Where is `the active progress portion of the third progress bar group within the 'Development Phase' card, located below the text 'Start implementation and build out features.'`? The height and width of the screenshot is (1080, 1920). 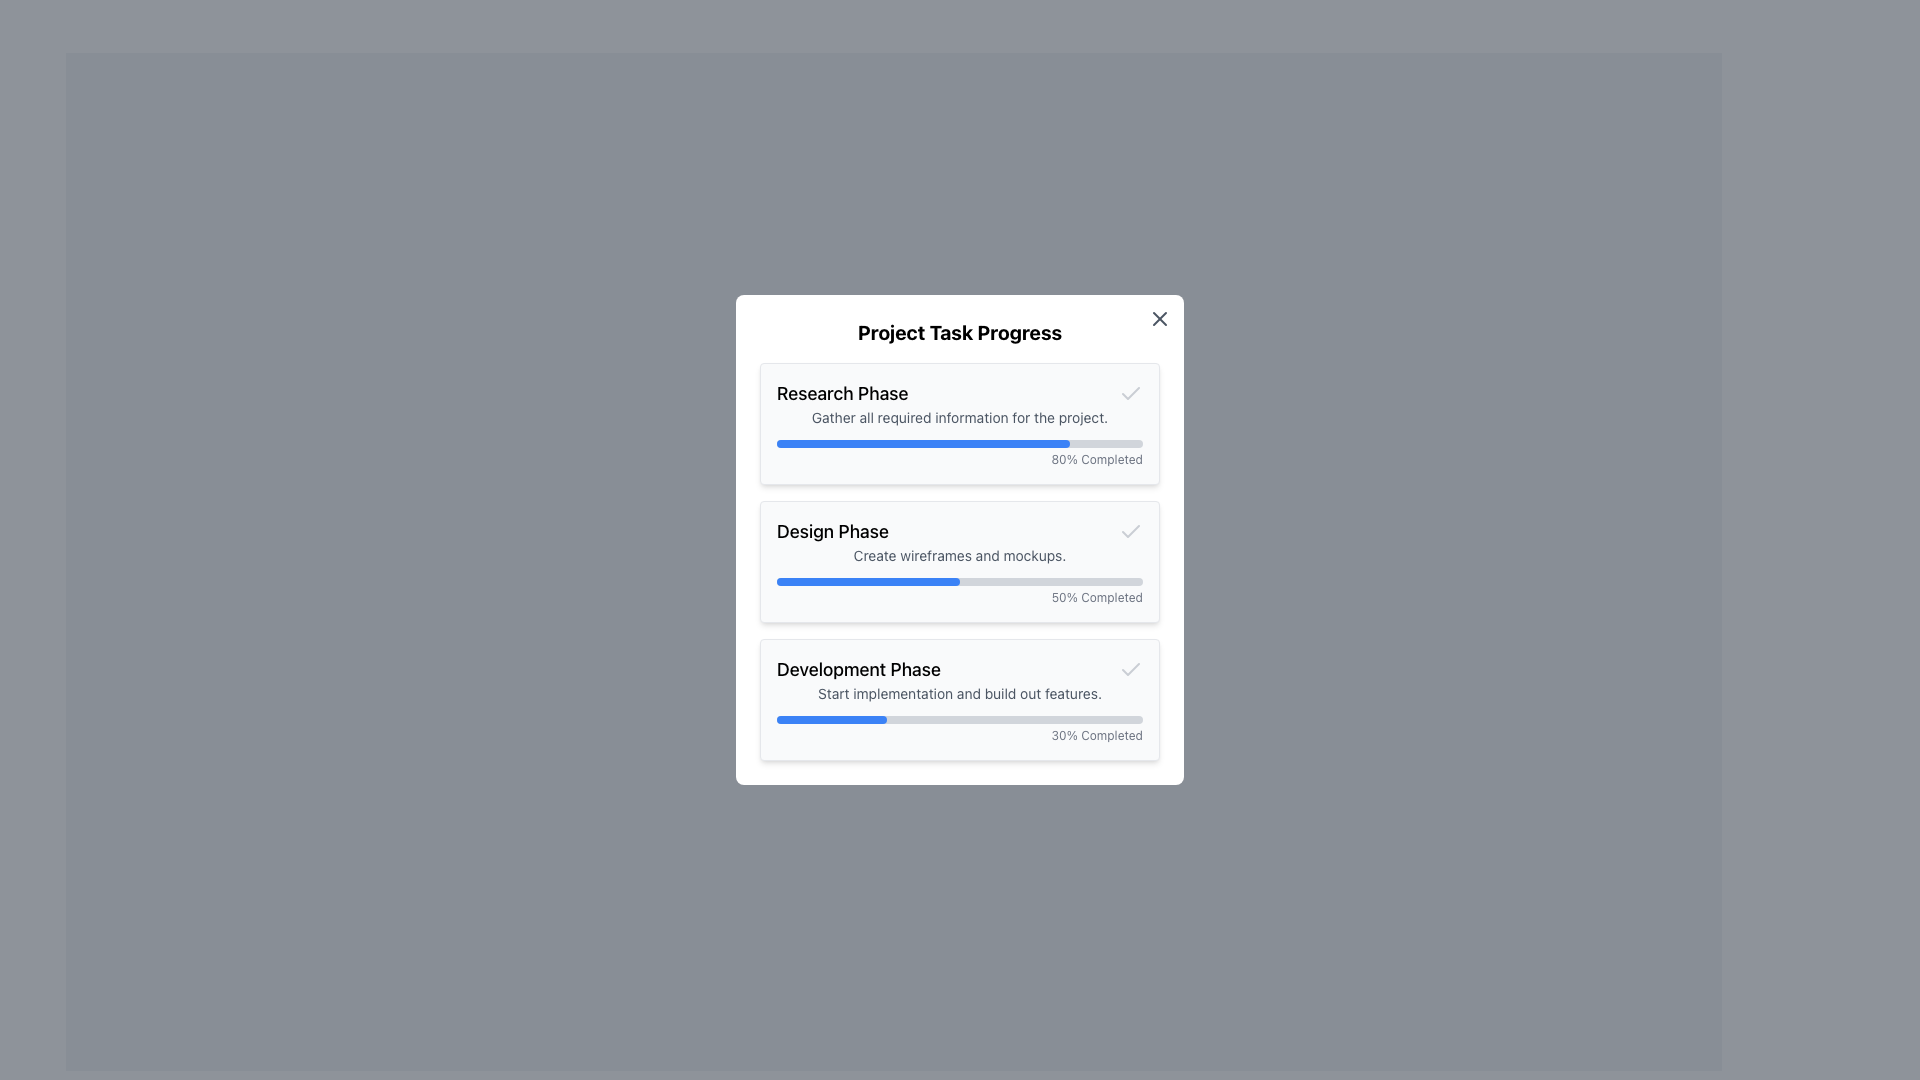 the active progress portion of the third progress bar group within the 'Development Phase' card, located below the text 'Start implementation and build out features.' is located at coordinates (831, 720).